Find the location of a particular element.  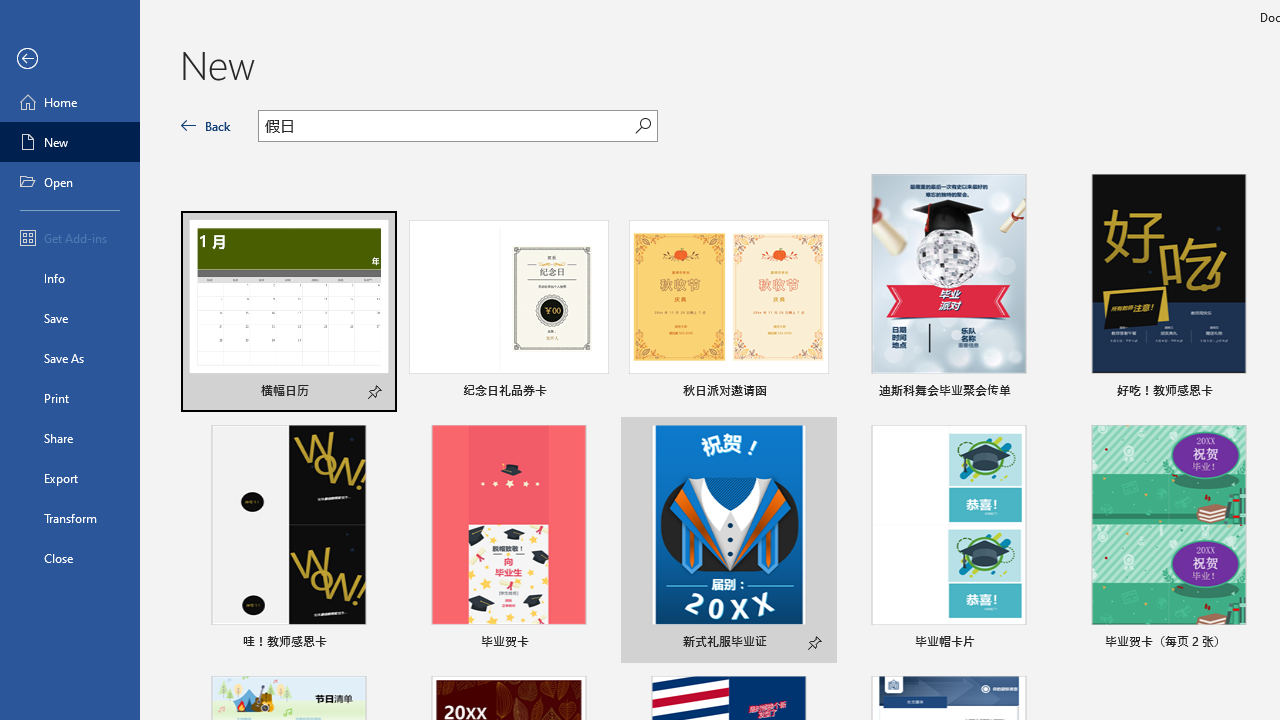

'Transform' is located at coordinates (69, 517).